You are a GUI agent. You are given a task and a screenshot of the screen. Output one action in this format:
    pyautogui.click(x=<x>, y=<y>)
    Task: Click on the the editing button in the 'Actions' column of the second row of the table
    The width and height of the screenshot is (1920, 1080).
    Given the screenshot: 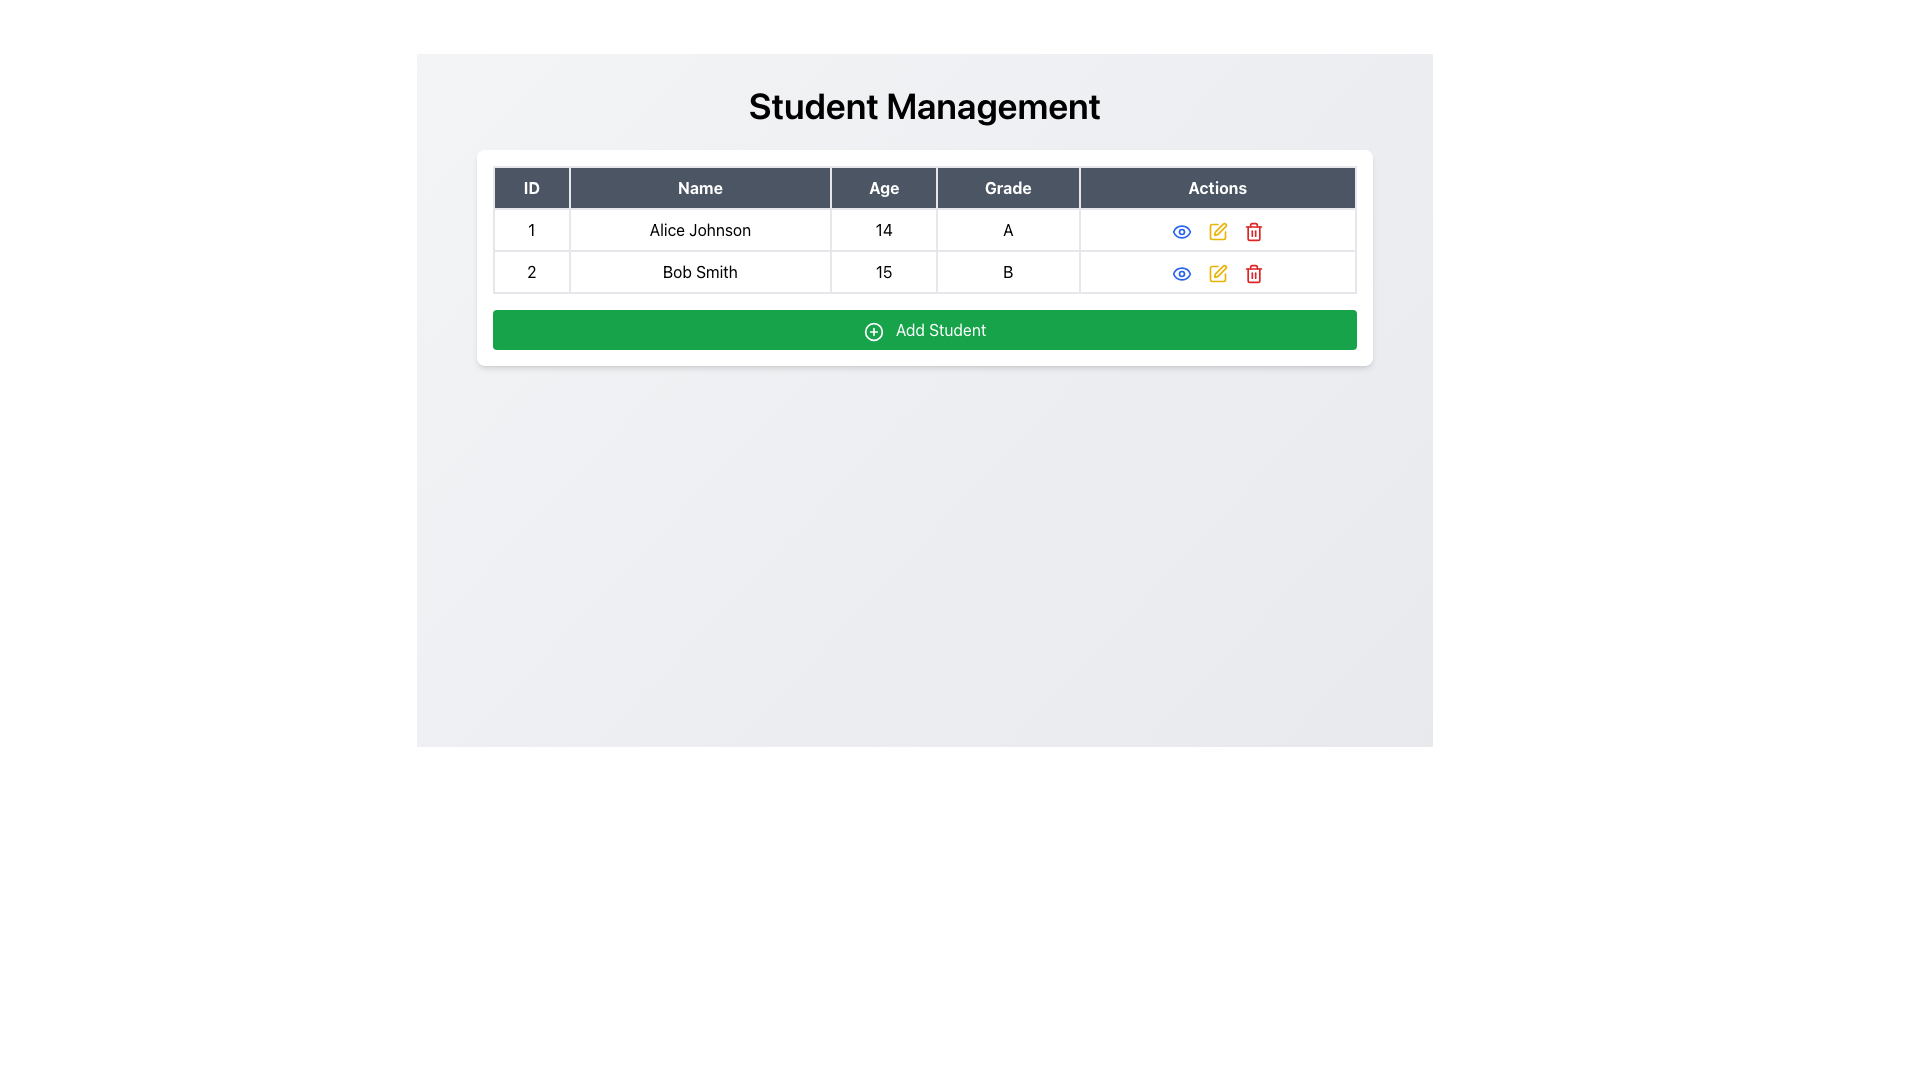 What is the action you would take?
    pyautogui.click(x=1216, y=272)
    